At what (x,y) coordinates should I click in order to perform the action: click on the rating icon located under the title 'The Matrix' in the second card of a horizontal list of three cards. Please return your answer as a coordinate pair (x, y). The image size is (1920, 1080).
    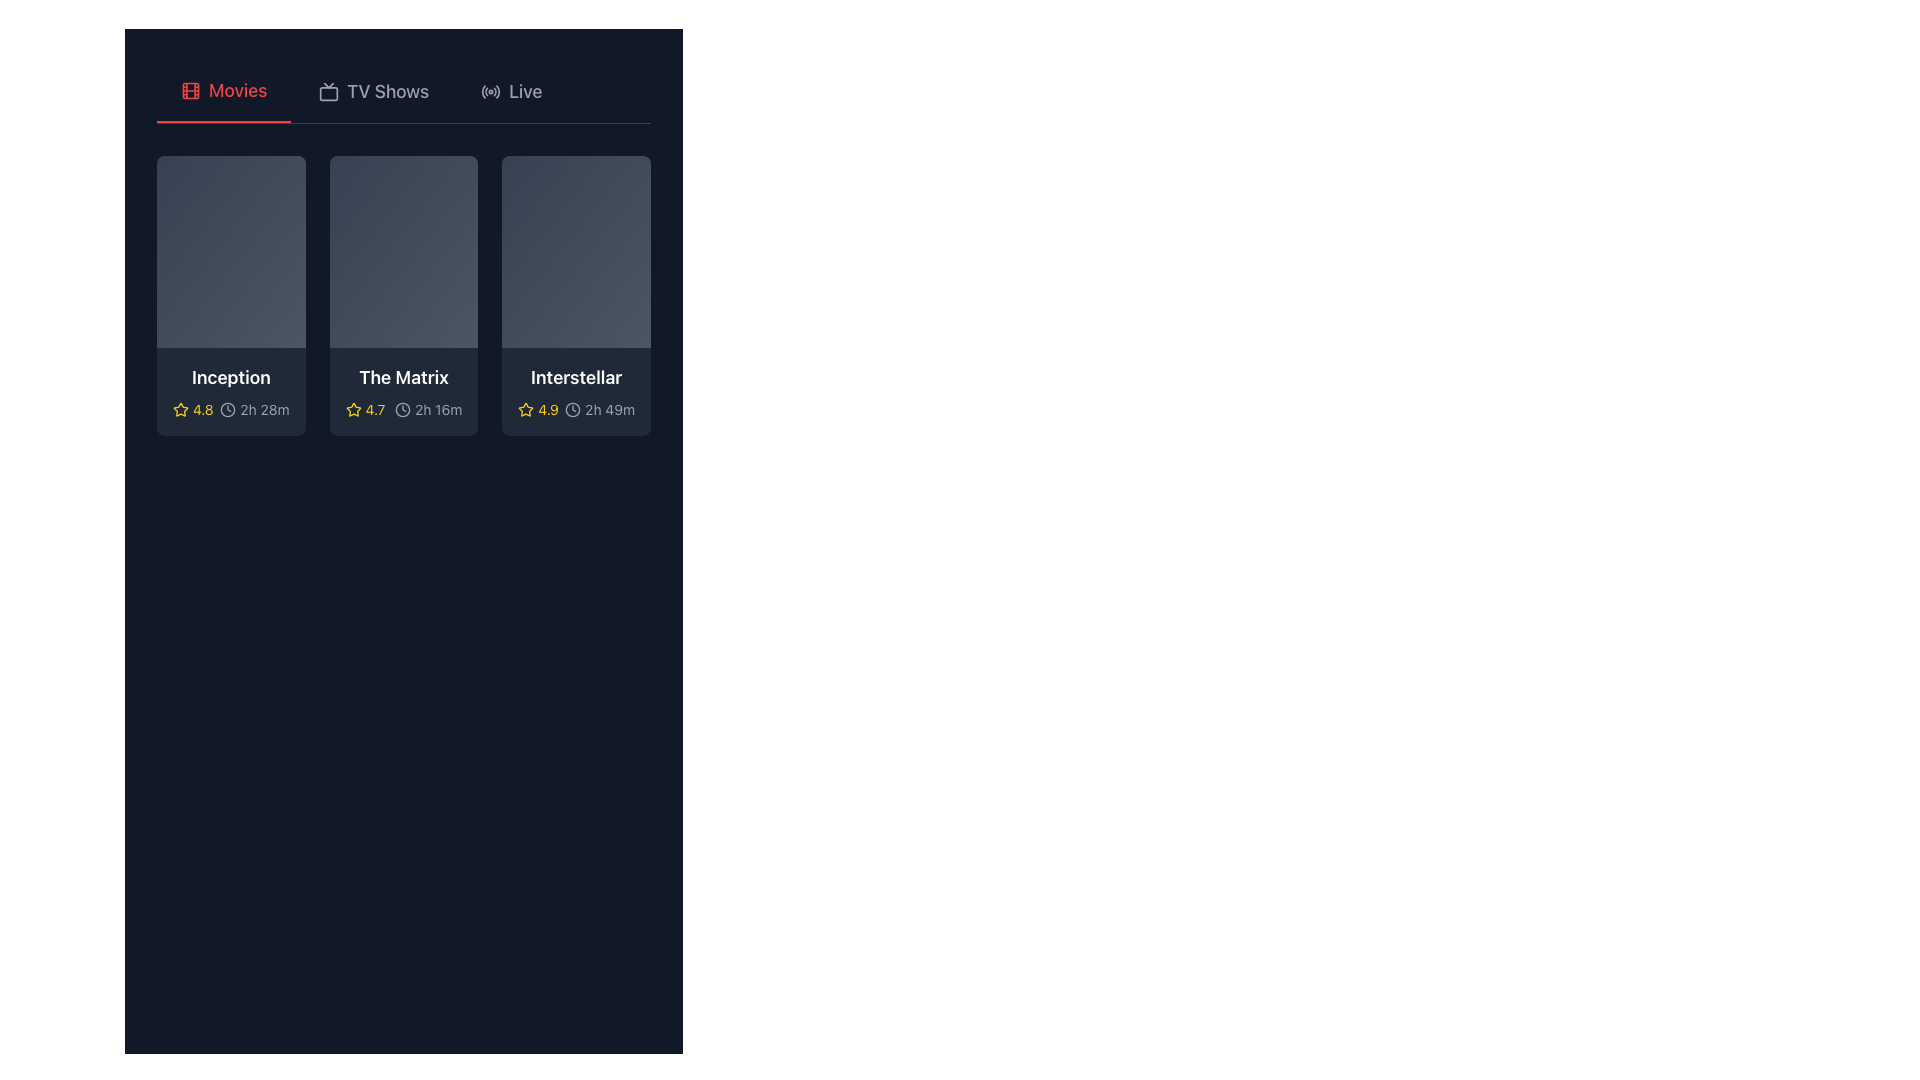
    Looking at the image, I should click on (353, 408).